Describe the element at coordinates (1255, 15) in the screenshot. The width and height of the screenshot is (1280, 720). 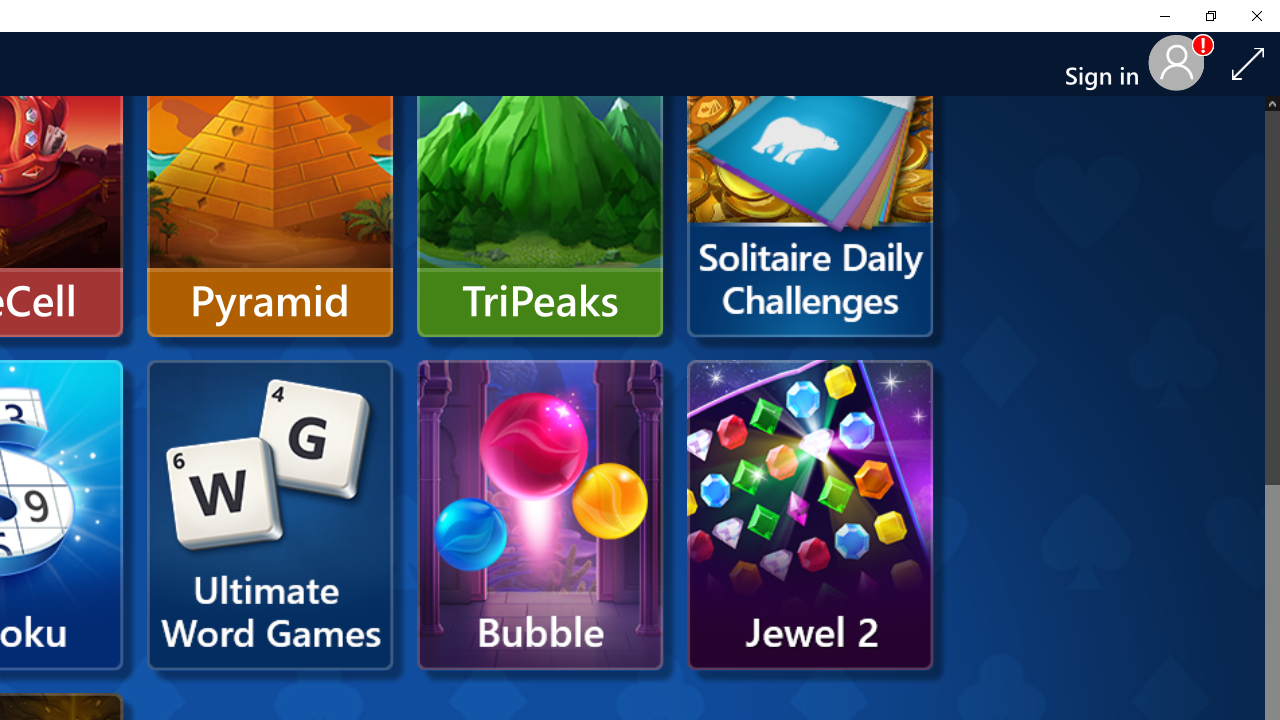
I see `'Close Solitaire & Casual Games'` at that location.